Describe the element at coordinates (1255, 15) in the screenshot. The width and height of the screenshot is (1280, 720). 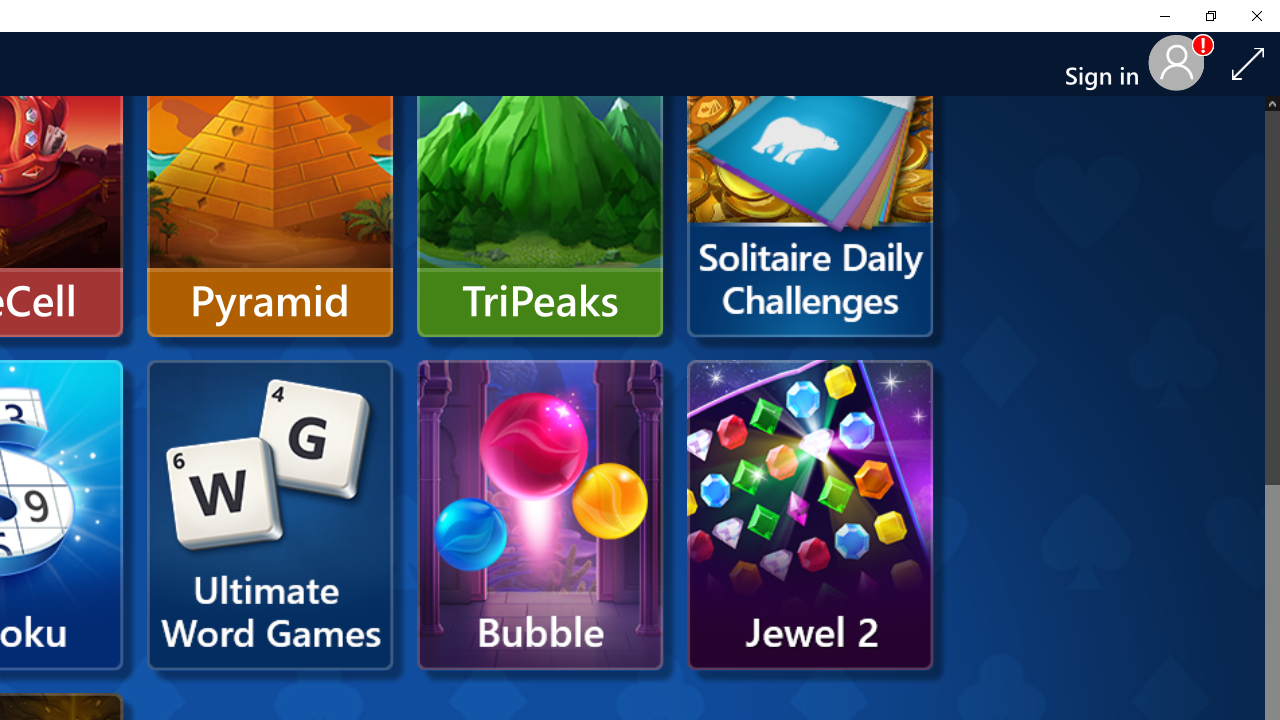
I see `'Close Solitaire & Casual Games'` at that location.